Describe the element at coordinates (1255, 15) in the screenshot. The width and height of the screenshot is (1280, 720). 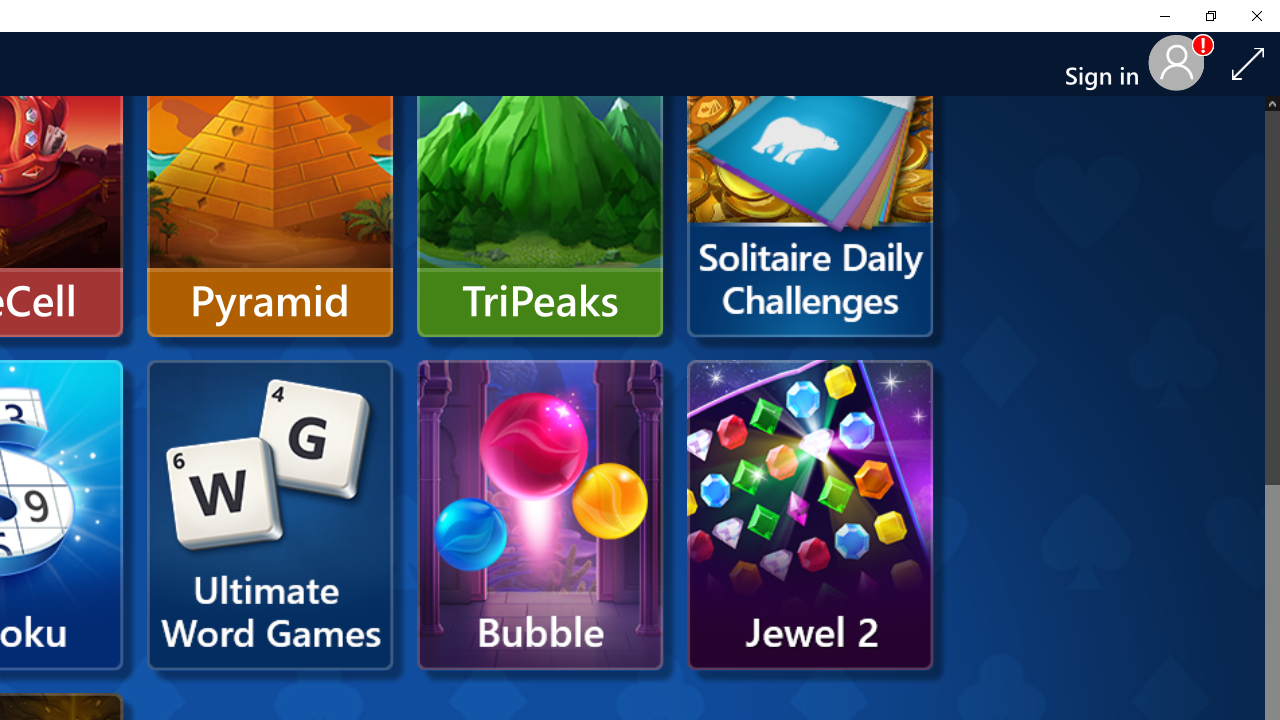
I see `'Close Solitaire & Casual Games'` at that location.